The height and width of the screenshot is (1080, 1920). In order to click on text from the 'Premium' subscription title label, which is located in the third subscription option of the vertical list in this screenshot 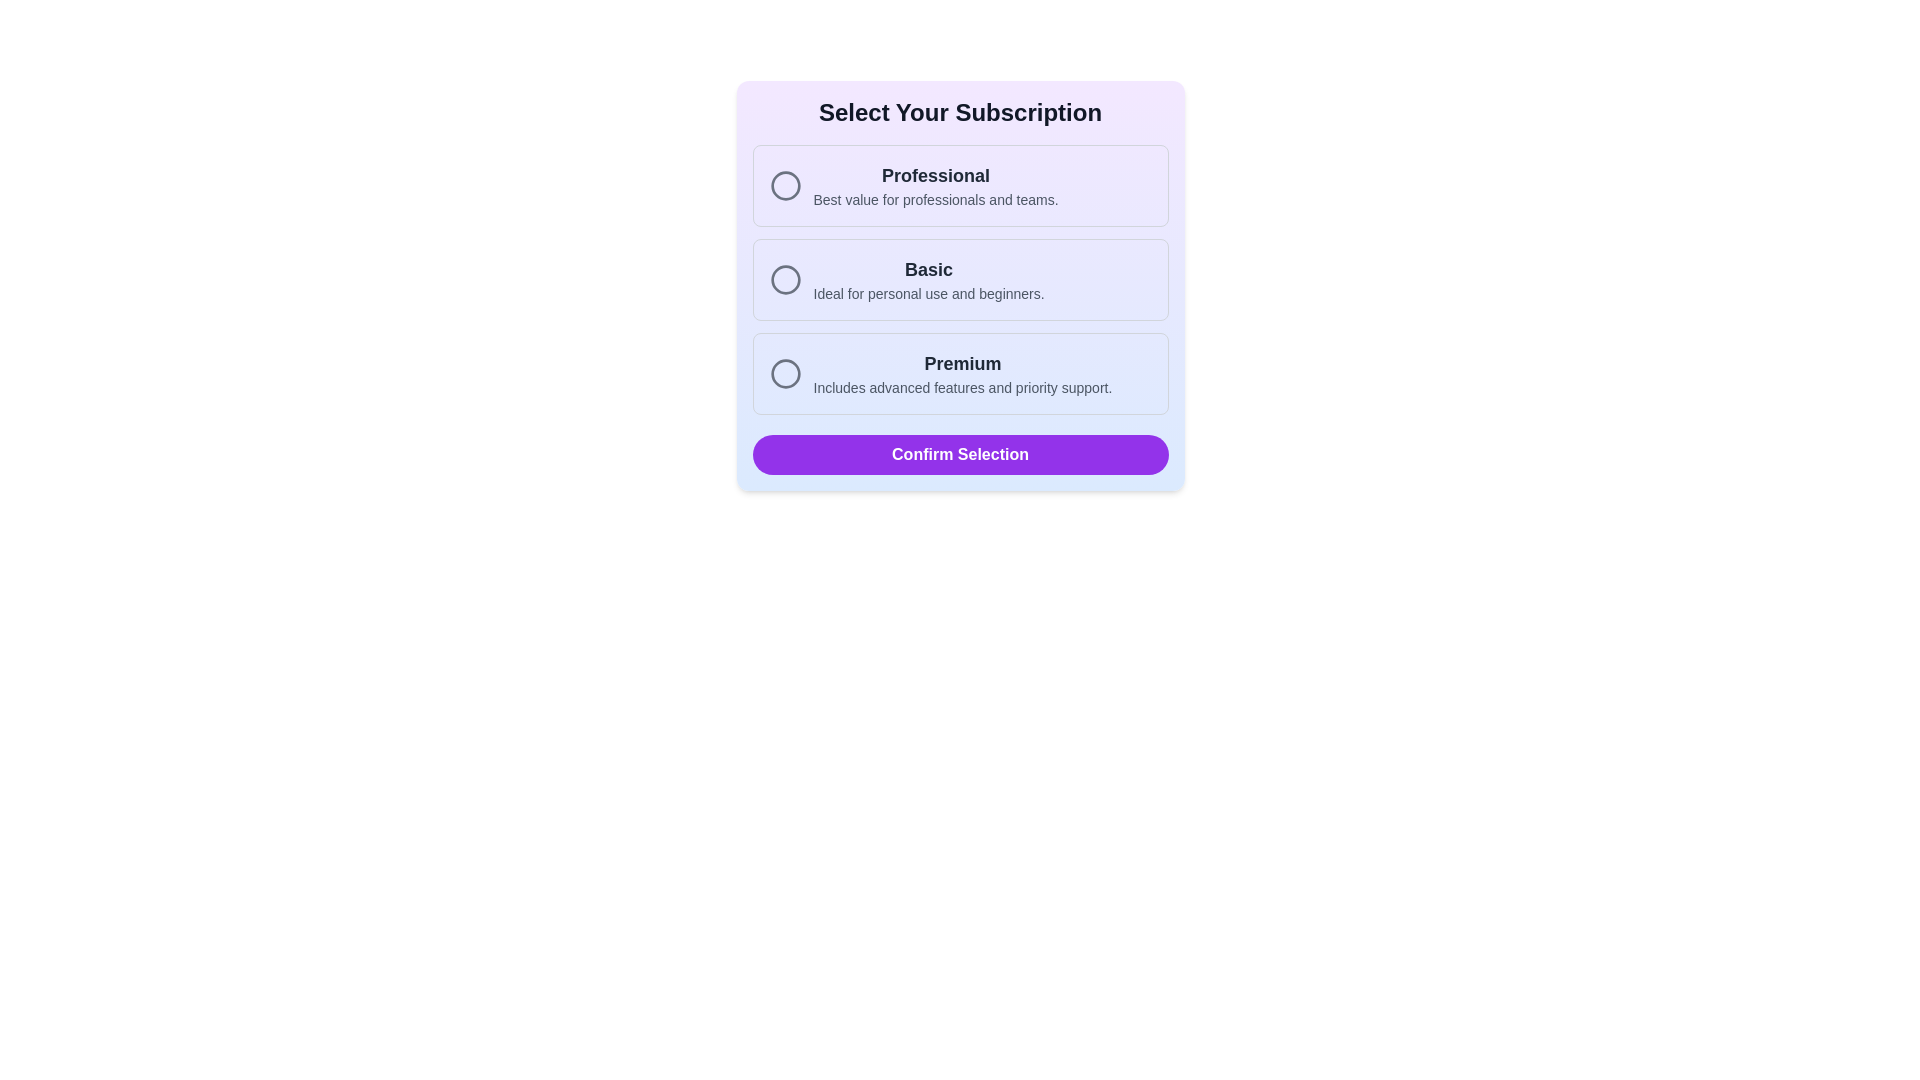, I will do `click(962, 363)`.